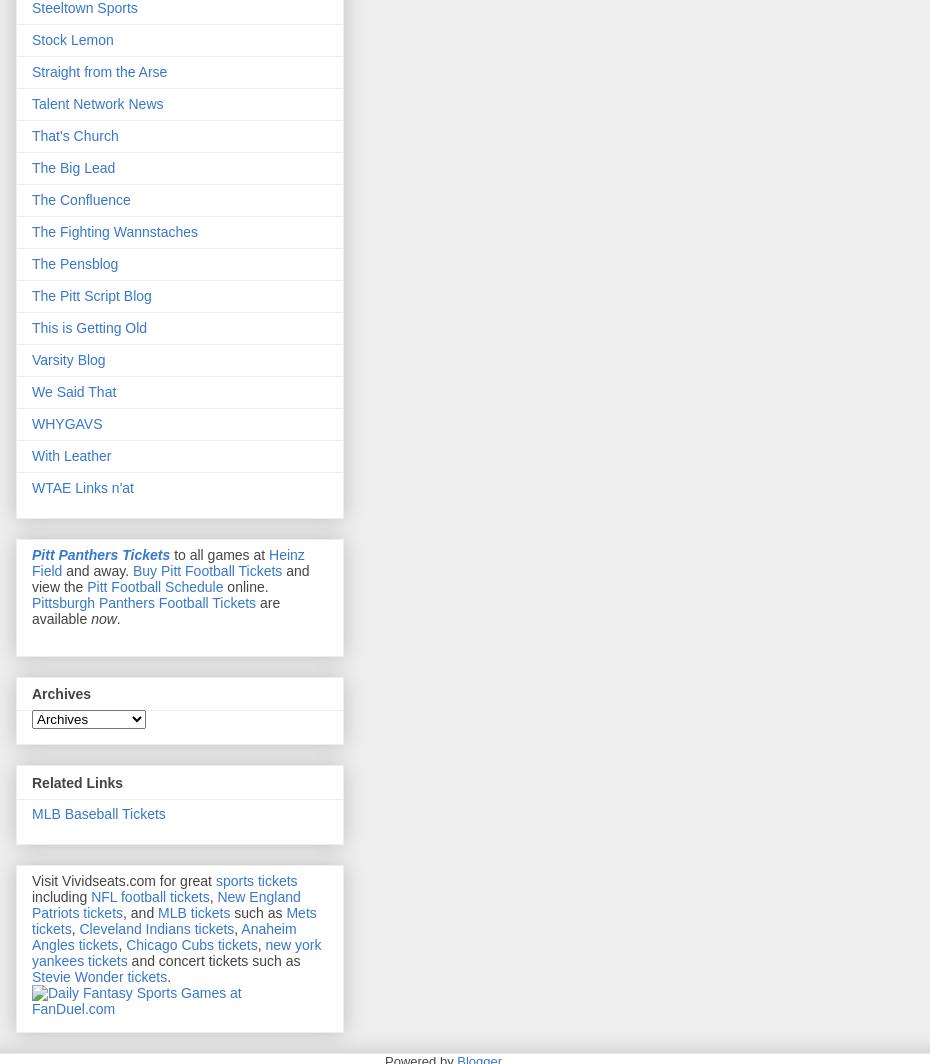  I want to click on 'We Said That', so click(73, 391).